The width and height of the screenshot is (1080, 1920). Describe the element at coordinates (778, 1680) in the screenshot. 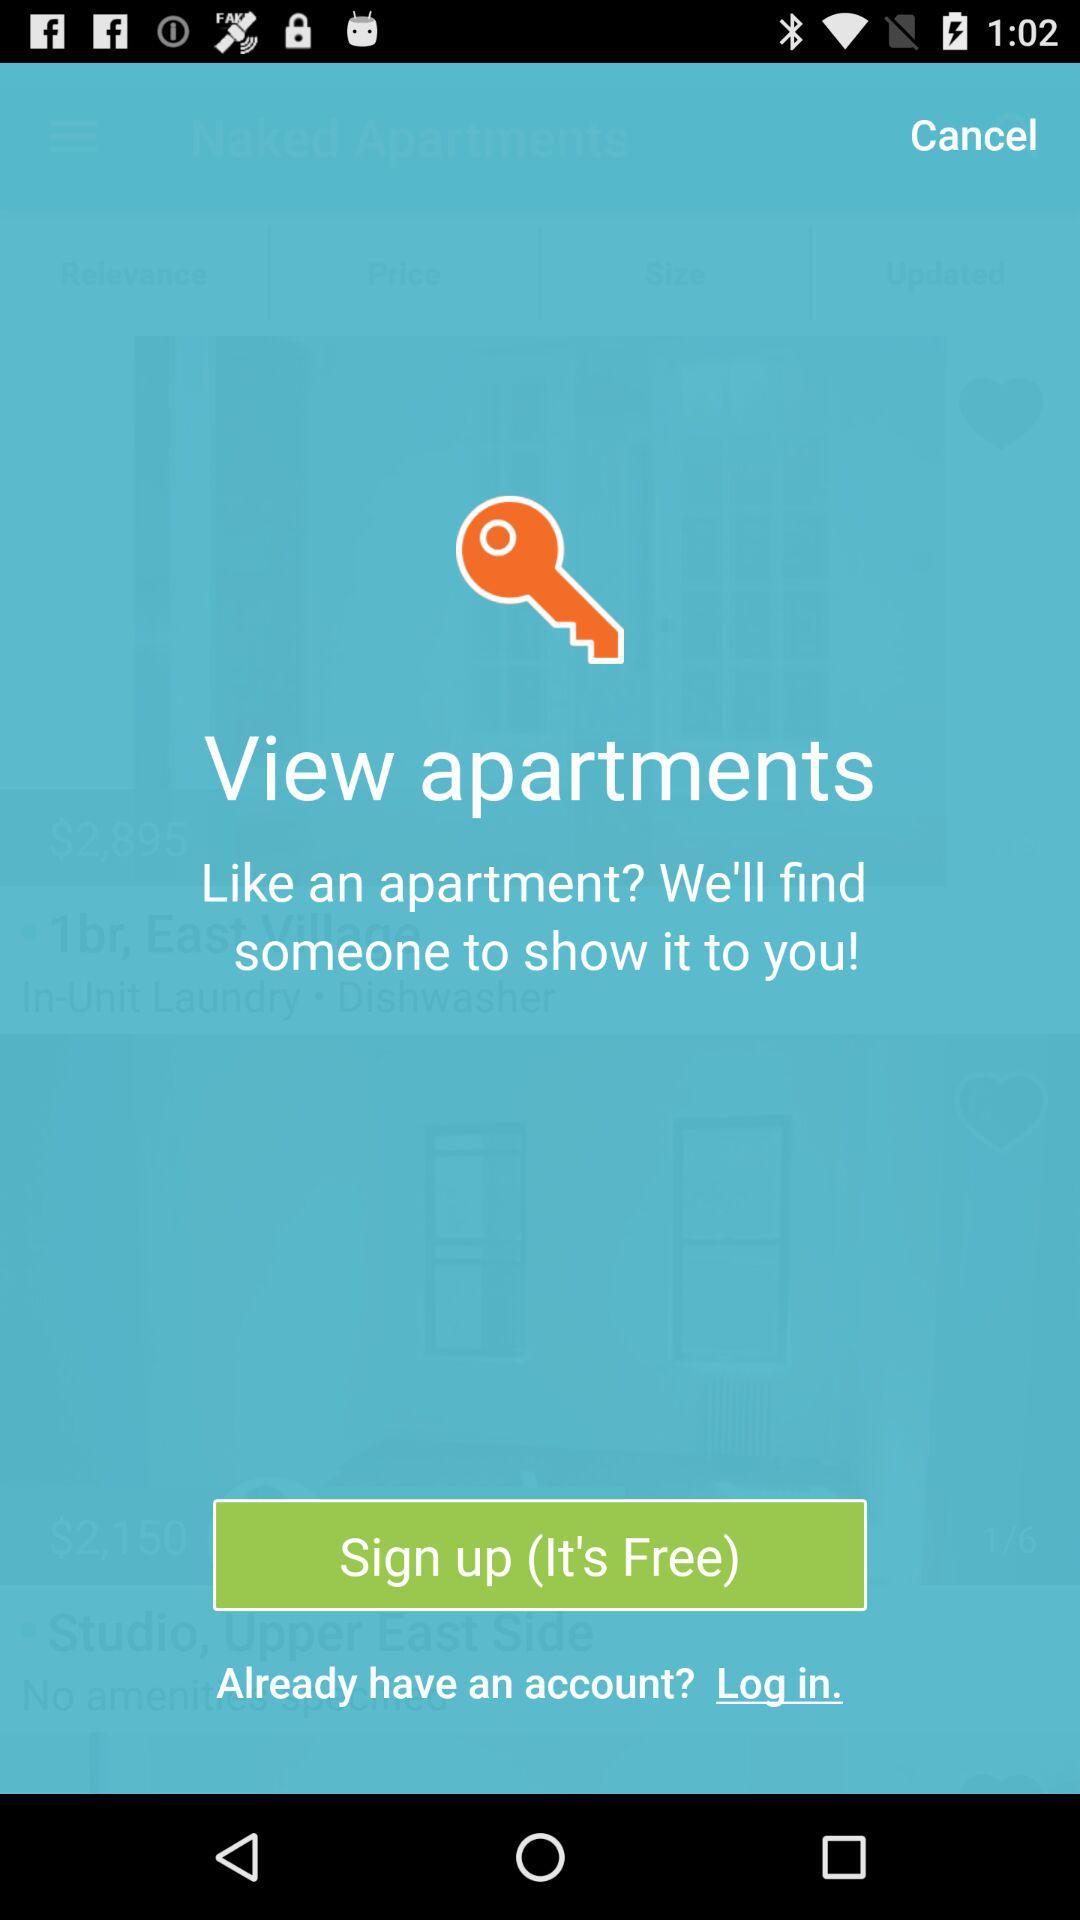

I see `icon next to already have an item` at that location.